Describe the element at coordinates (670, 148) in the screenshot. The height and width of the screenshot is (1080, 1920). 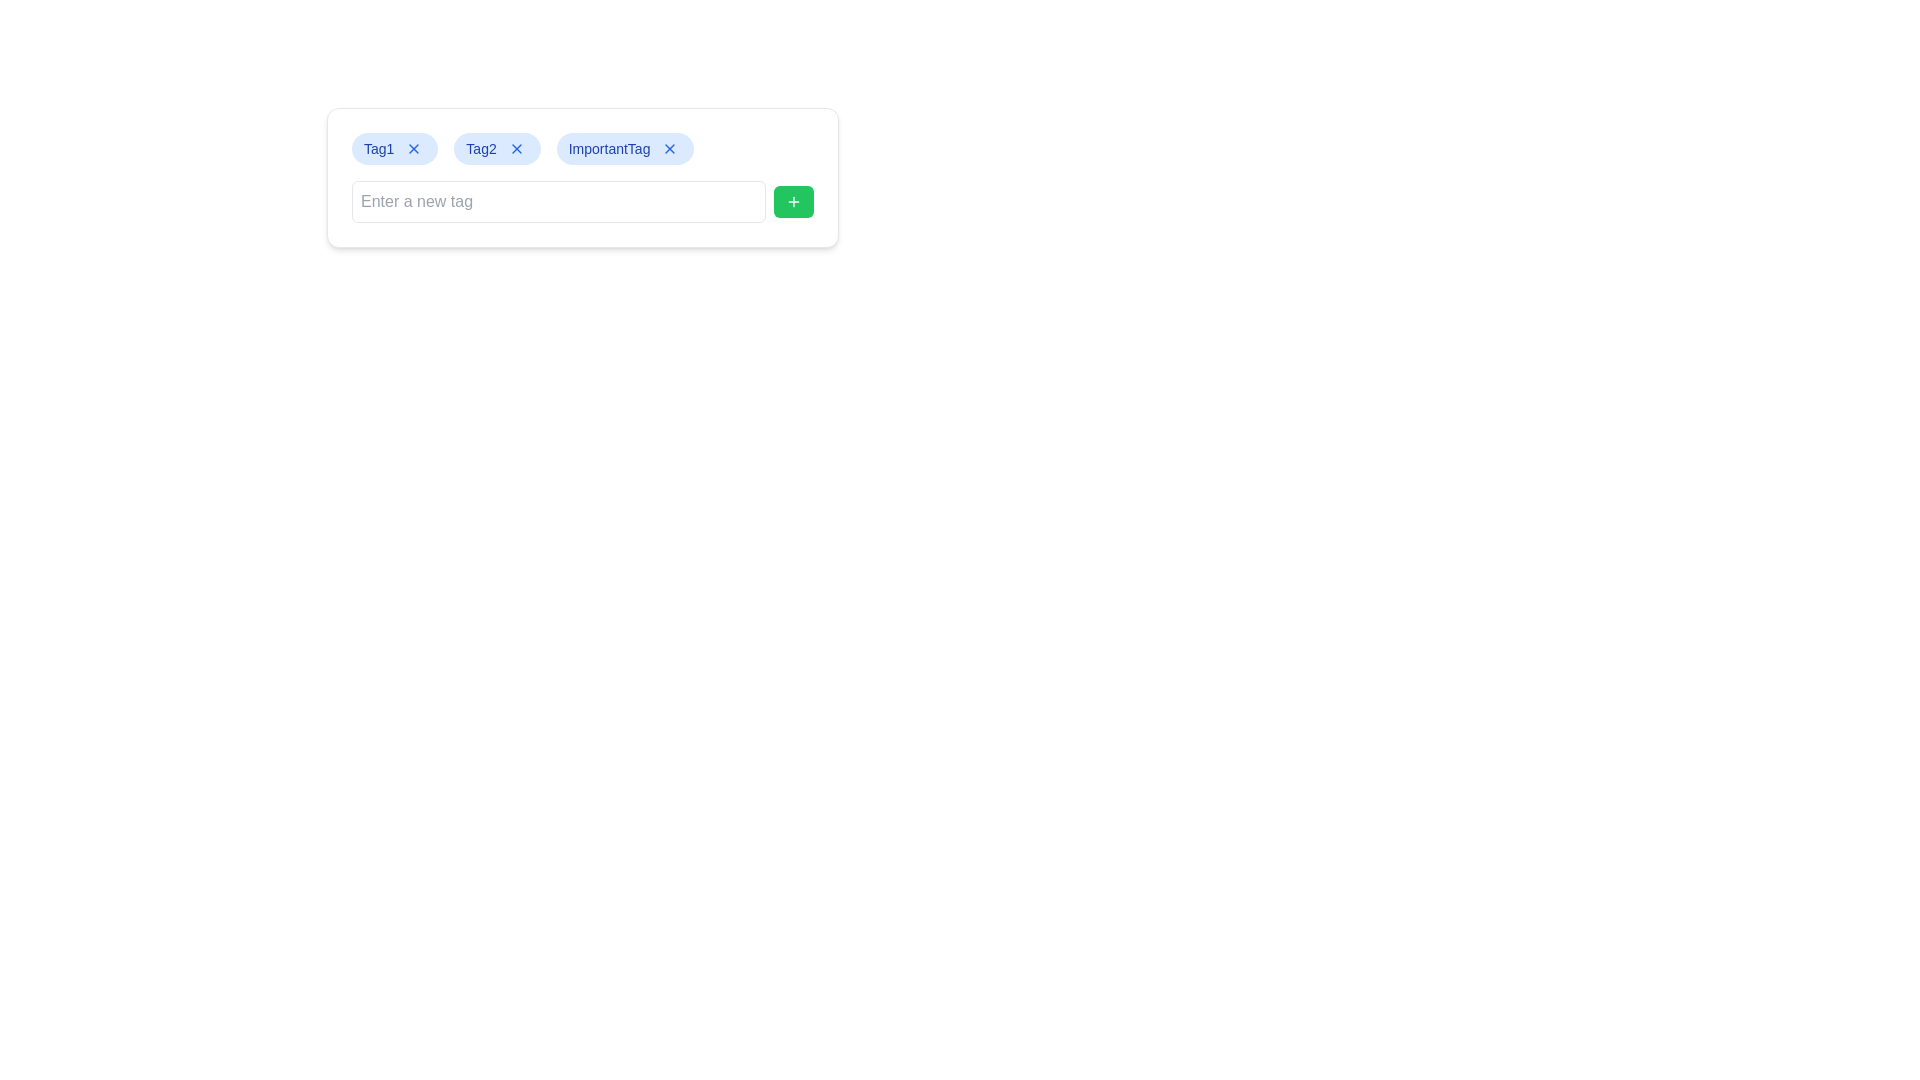
I see `the small button-like icon with an 'X' symbol, which is styled with a transparent background and blue border, located at the right end of the 'ImportantTag'` at that location.